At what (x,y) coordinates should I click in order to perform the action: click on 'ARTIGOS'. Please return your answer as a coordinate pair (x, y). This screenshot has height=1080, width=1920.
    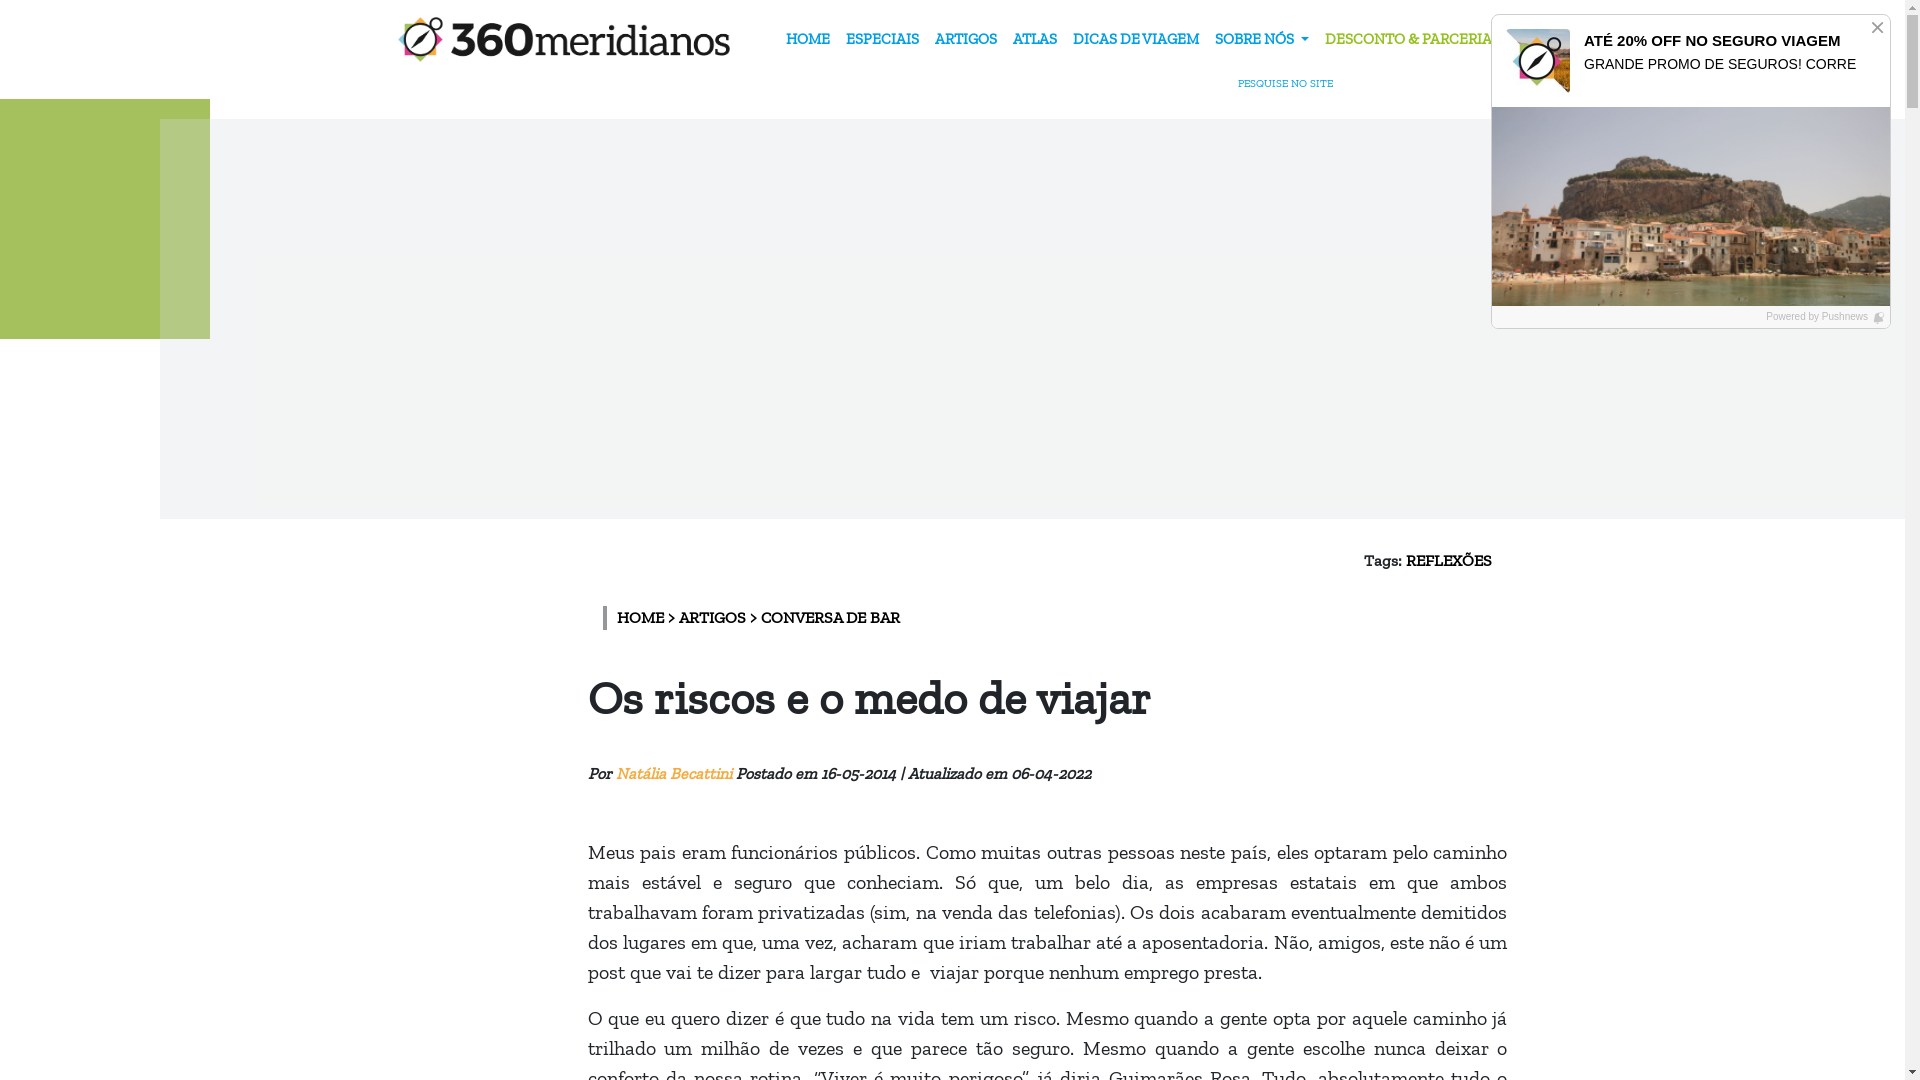
    Looking at the image, I should click on (965, 39).